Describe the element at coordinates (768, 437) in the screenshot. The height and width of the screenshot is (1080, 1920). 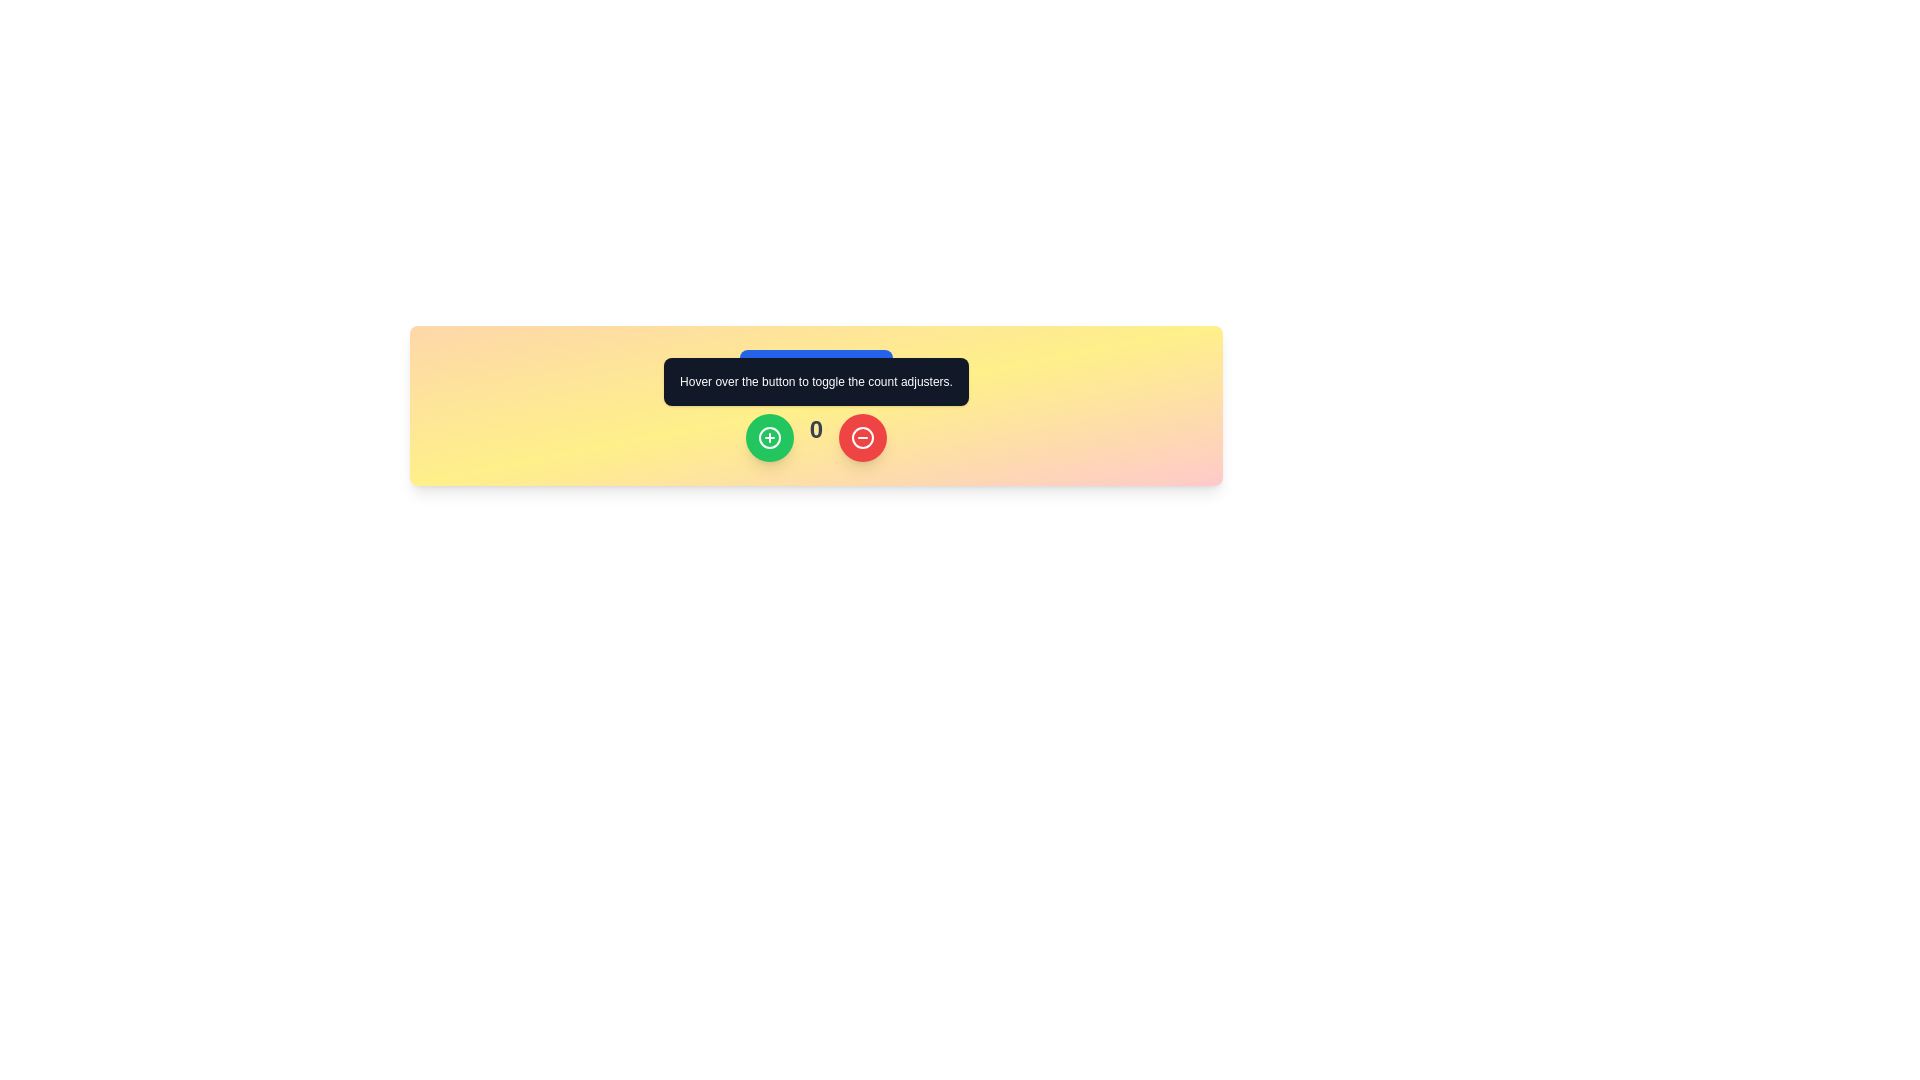
I see `the leftmost circular button with a green background and a white plus symbol inside` at that location.